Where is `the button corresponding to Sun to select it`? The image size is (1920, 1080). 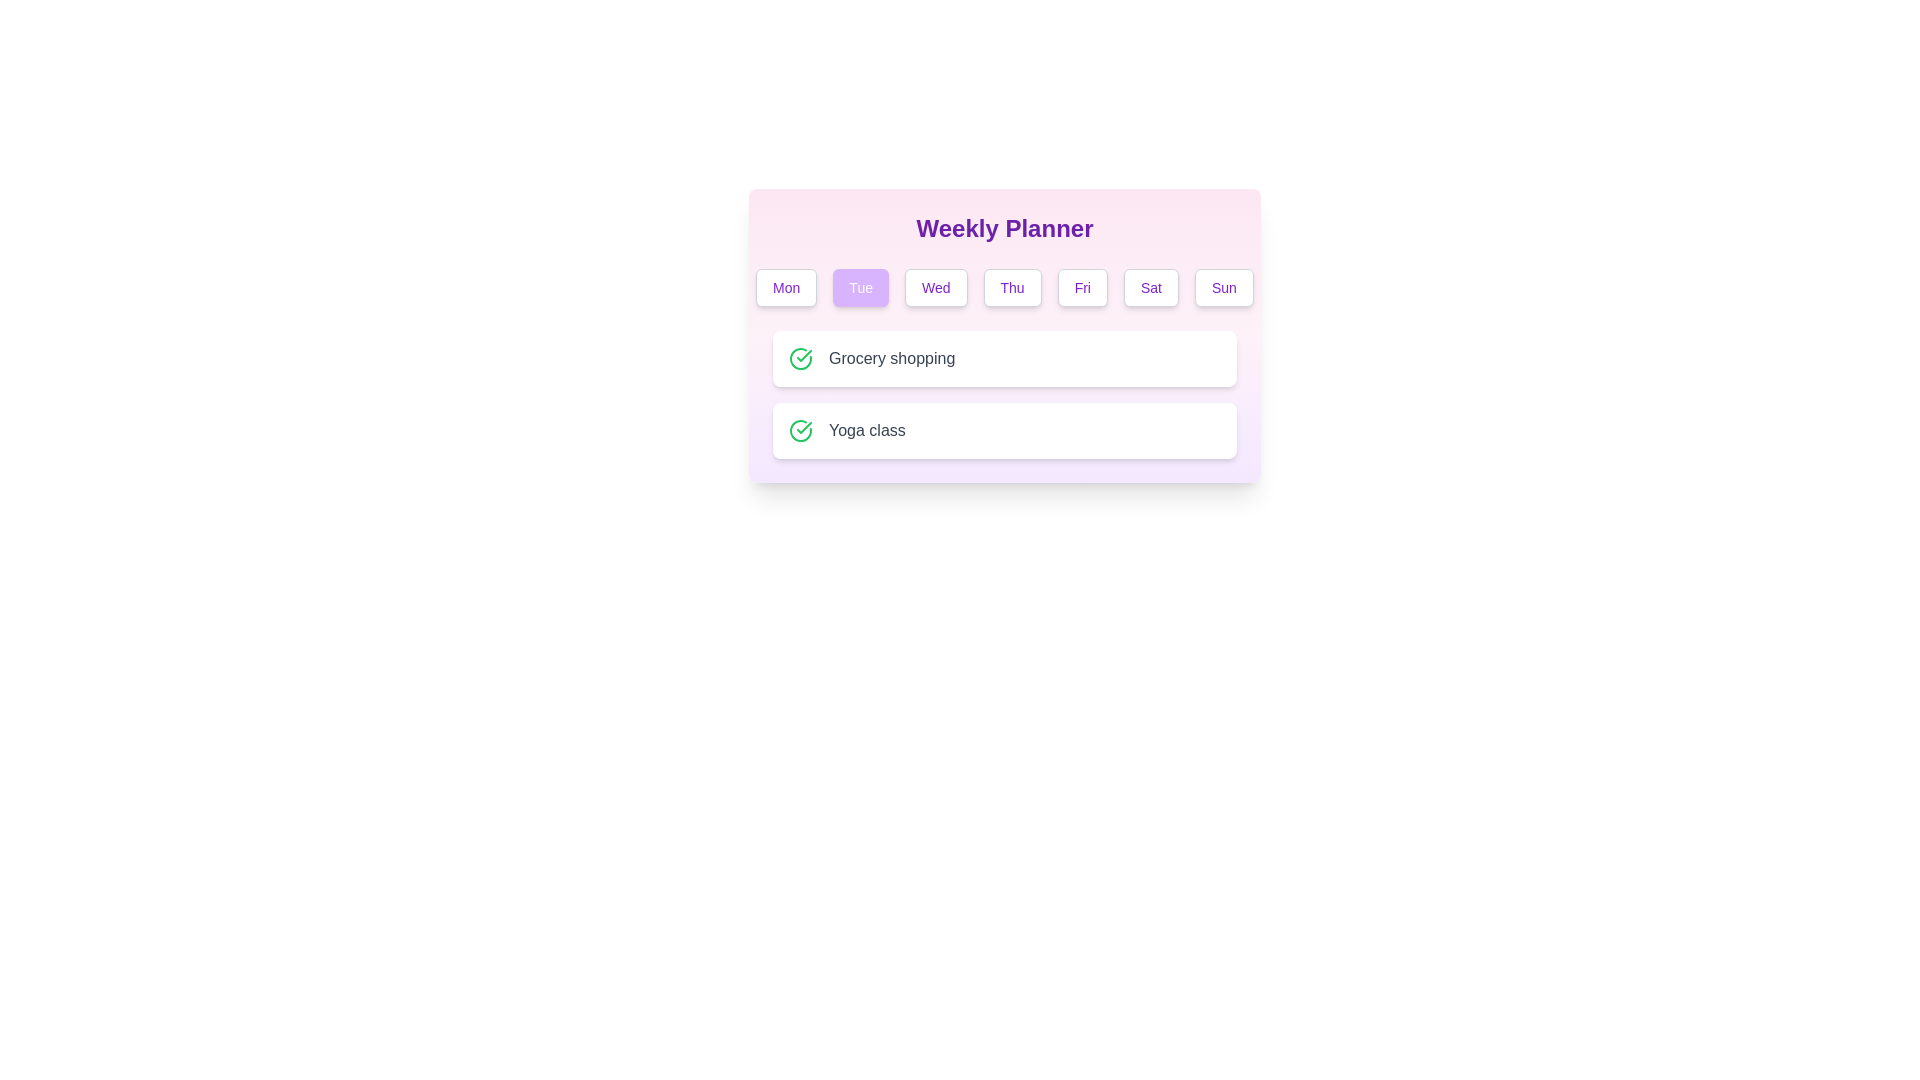 the button corresponding to Sun to select it is located at coordinates (1223, 288).